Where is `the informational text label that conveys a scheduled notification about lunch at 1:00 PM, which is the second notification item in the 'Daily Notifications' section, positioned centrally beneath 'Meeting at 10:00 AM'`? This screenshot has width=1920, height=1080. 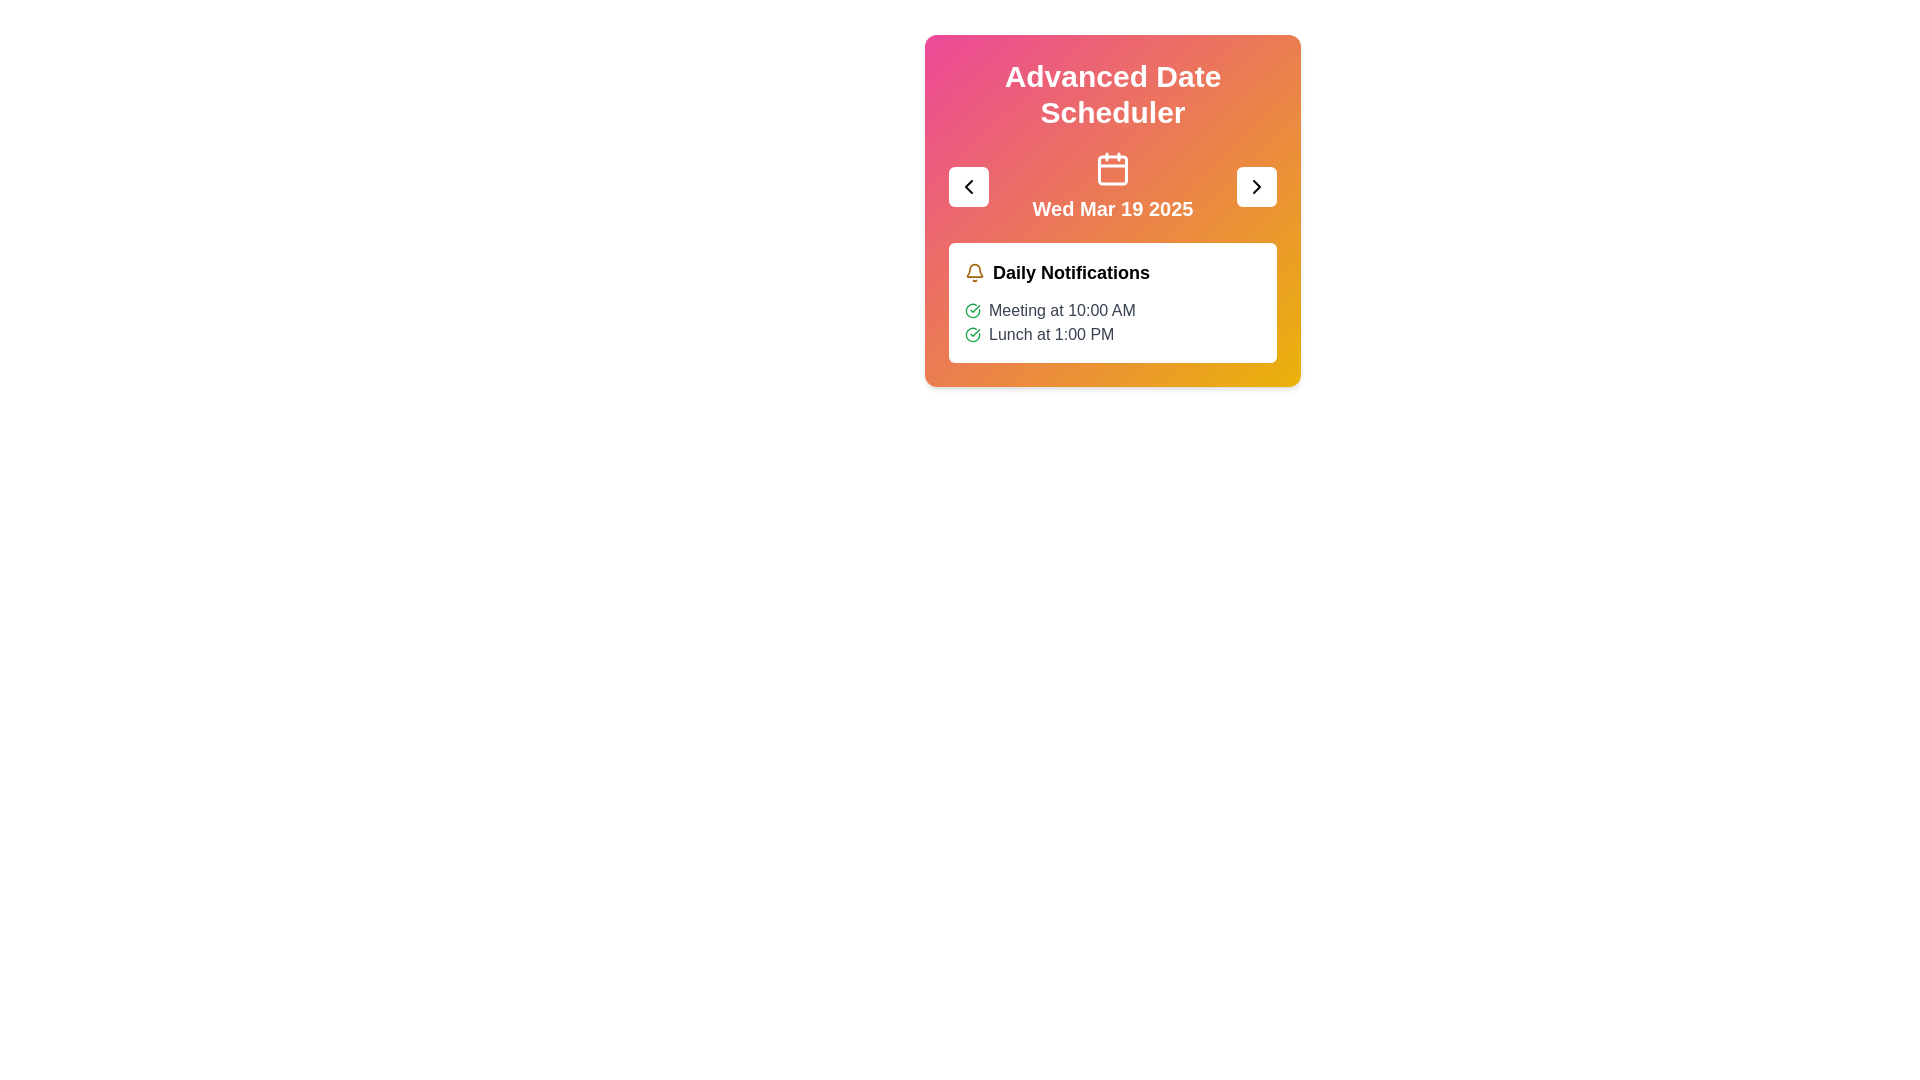 the informational text label that conveys a scheduled notification about lunch at 1:00 PM, which is the second notification item in the 'Daily Notifications' section, positioned centrally beneath 'Meeting at 10:00 AM' is located at coordinates (1050, 334).